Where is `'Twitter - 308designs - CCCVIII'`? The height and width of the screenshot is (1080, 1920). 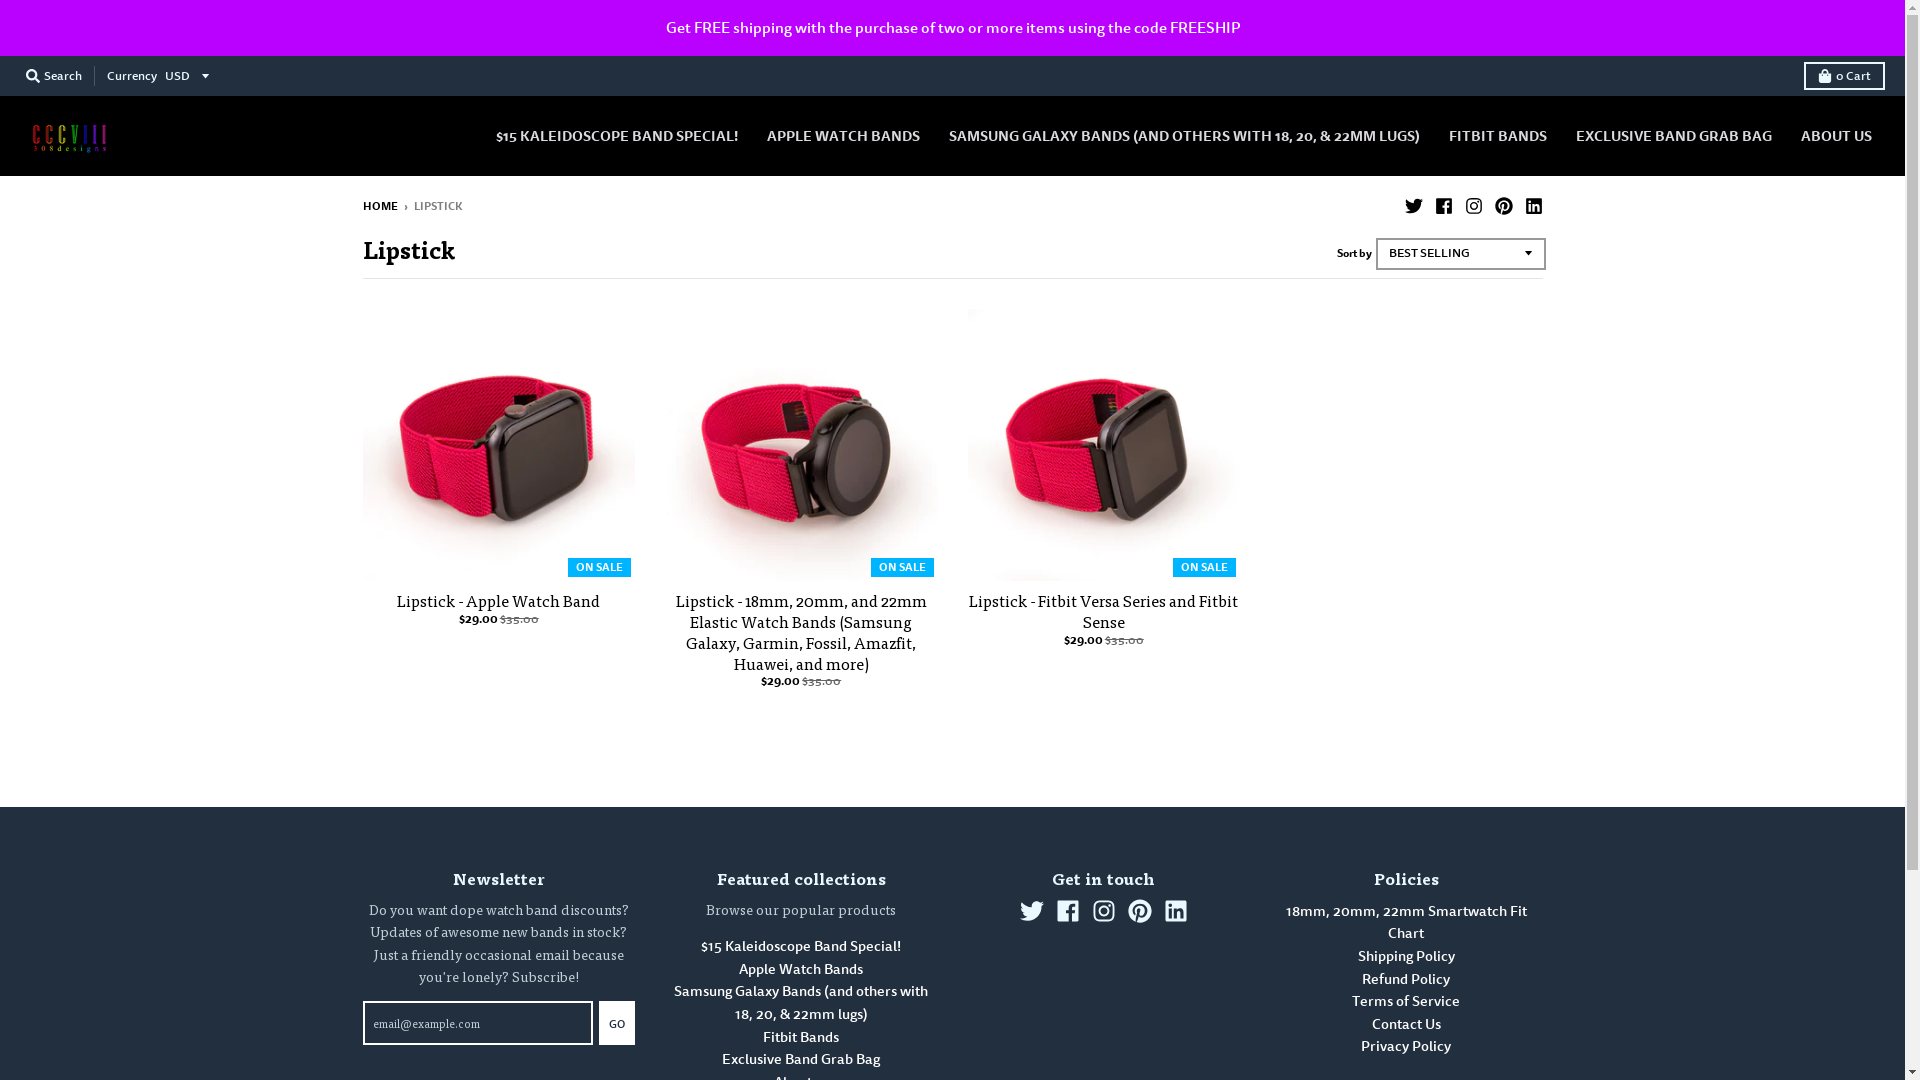
'Twitter - 308designs - CCCVIII' is located at coordinates (1019, 910).